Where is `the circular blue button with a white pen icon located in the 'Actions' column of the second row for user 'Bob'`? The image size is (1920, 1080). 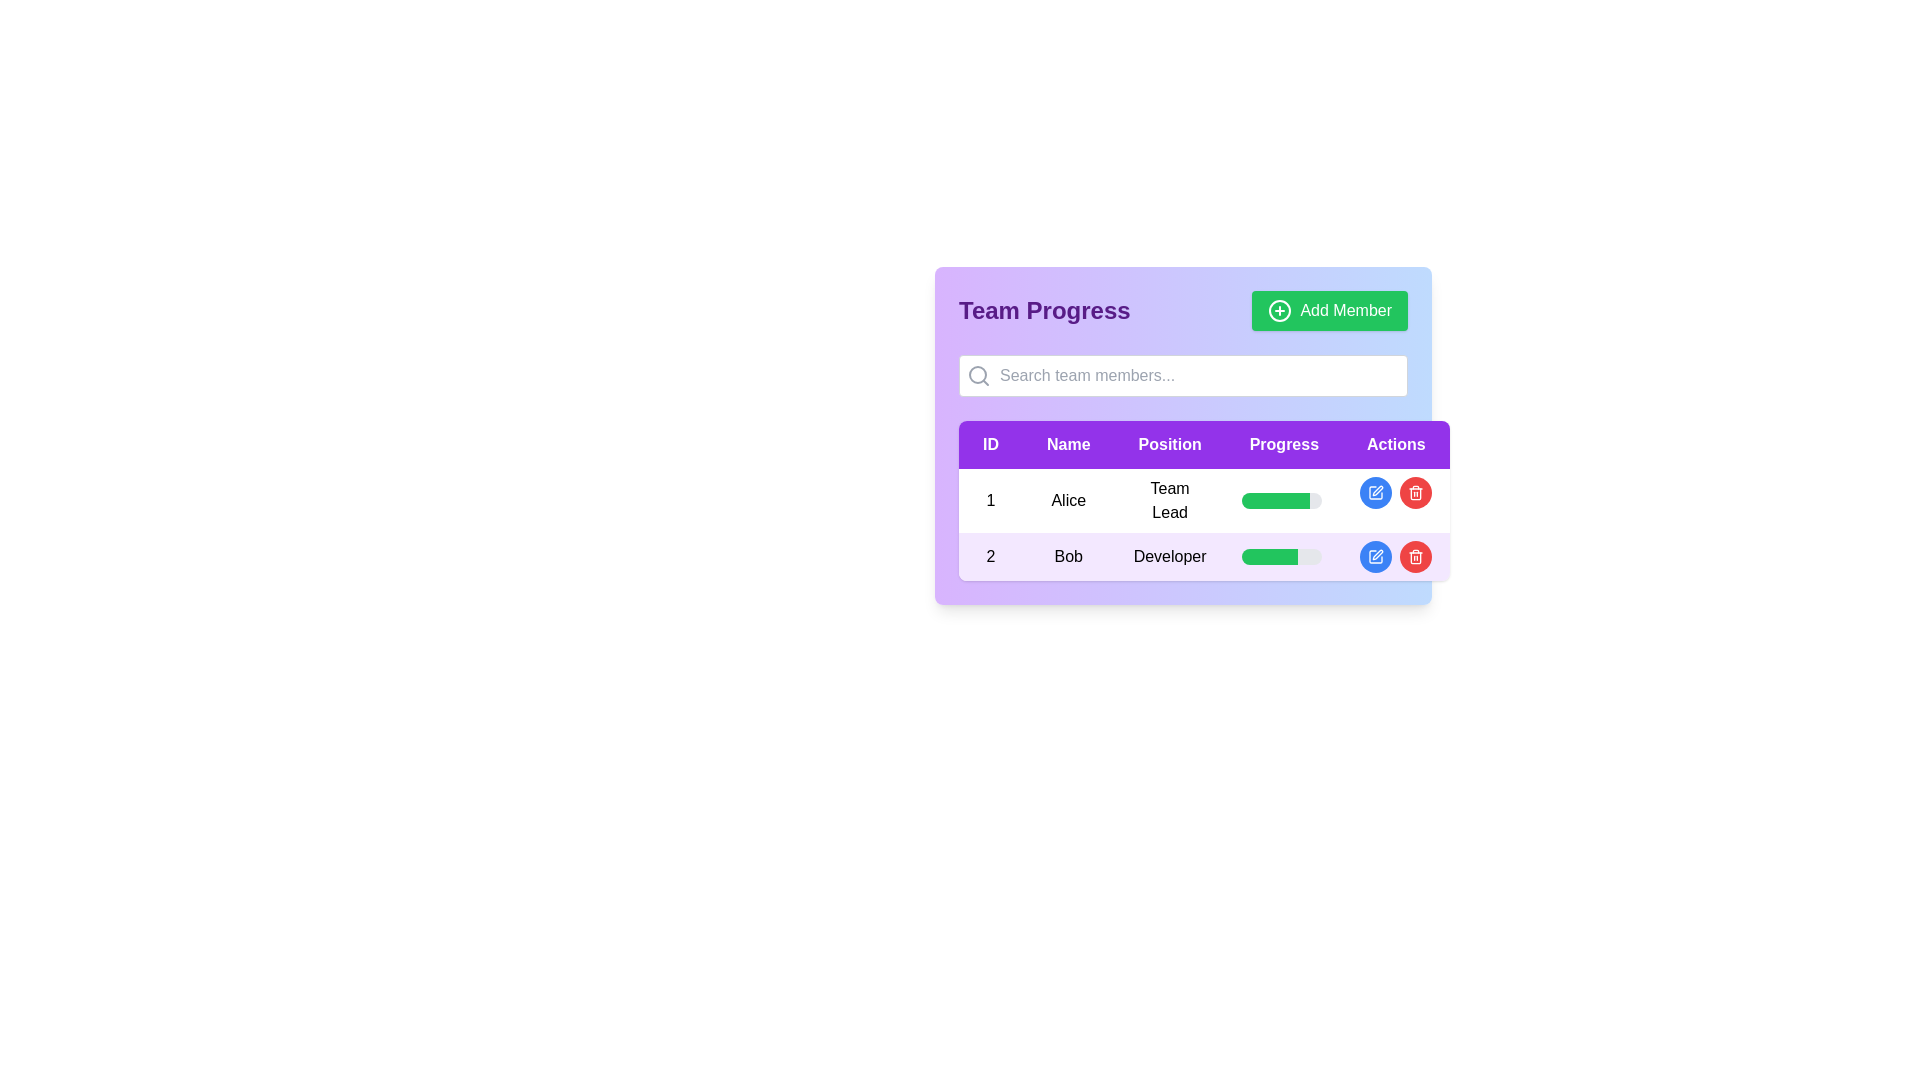 the circular blue button with a white pen icon located in the 'Actions' column of the second row for user 'Bob' is located at coordinates (1375, 556).